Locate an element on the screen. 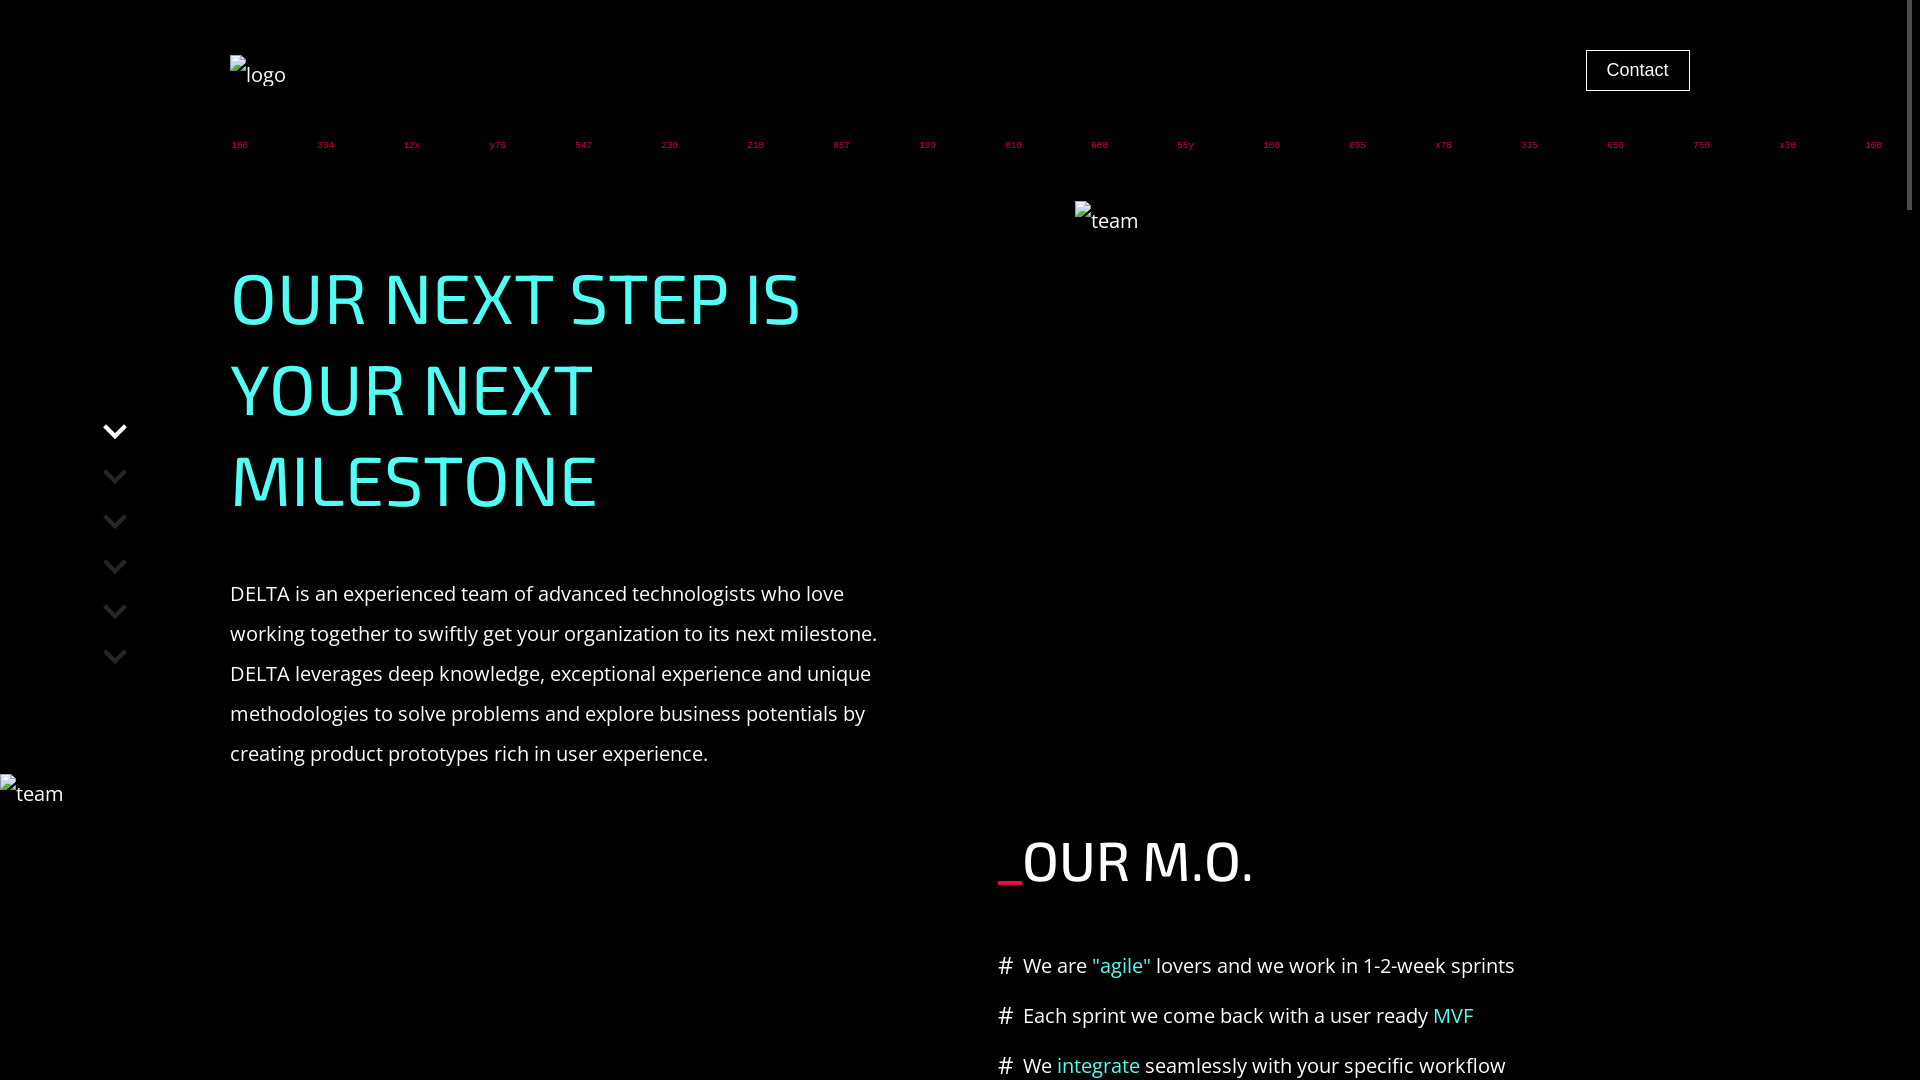  'Contact' is located at coordinates (1637, 69).